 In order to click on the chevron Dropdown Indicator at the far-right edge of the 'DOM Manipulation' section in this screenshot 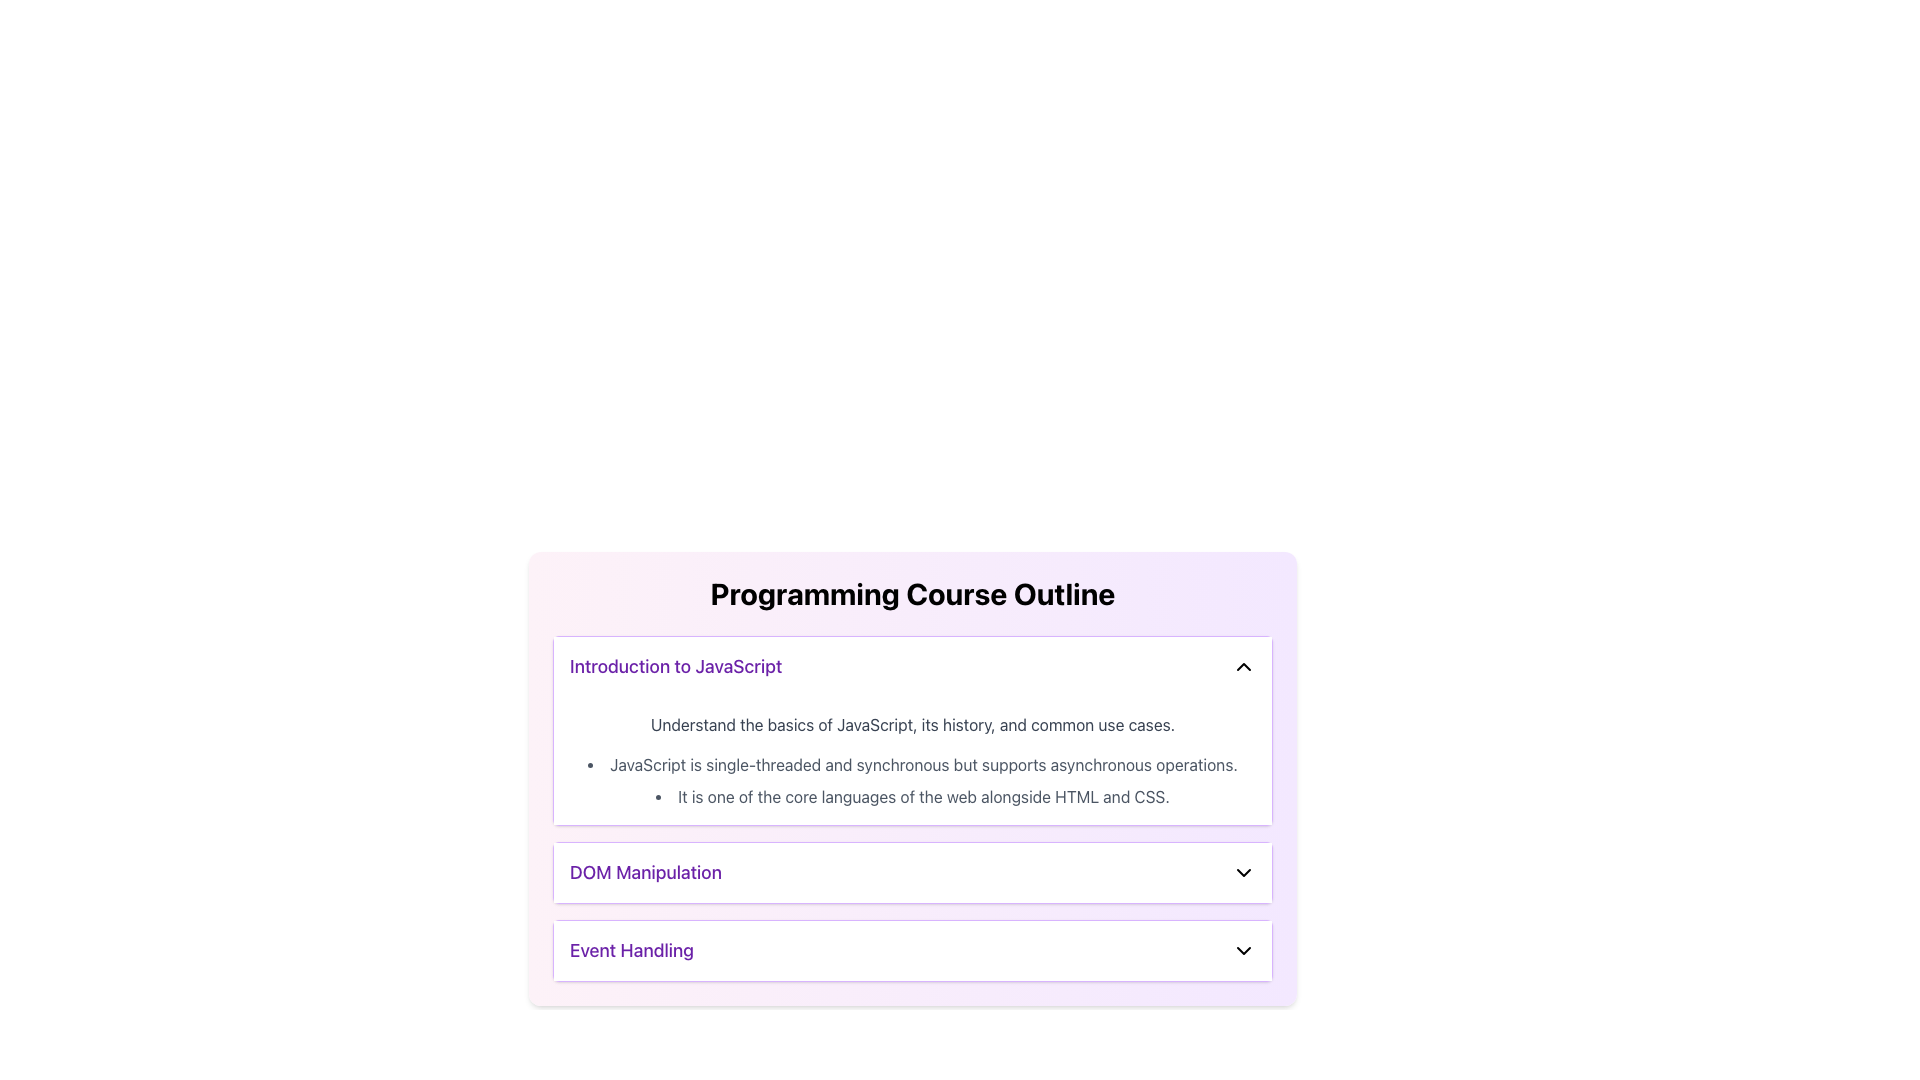, I will do `click(1242, 871)`.